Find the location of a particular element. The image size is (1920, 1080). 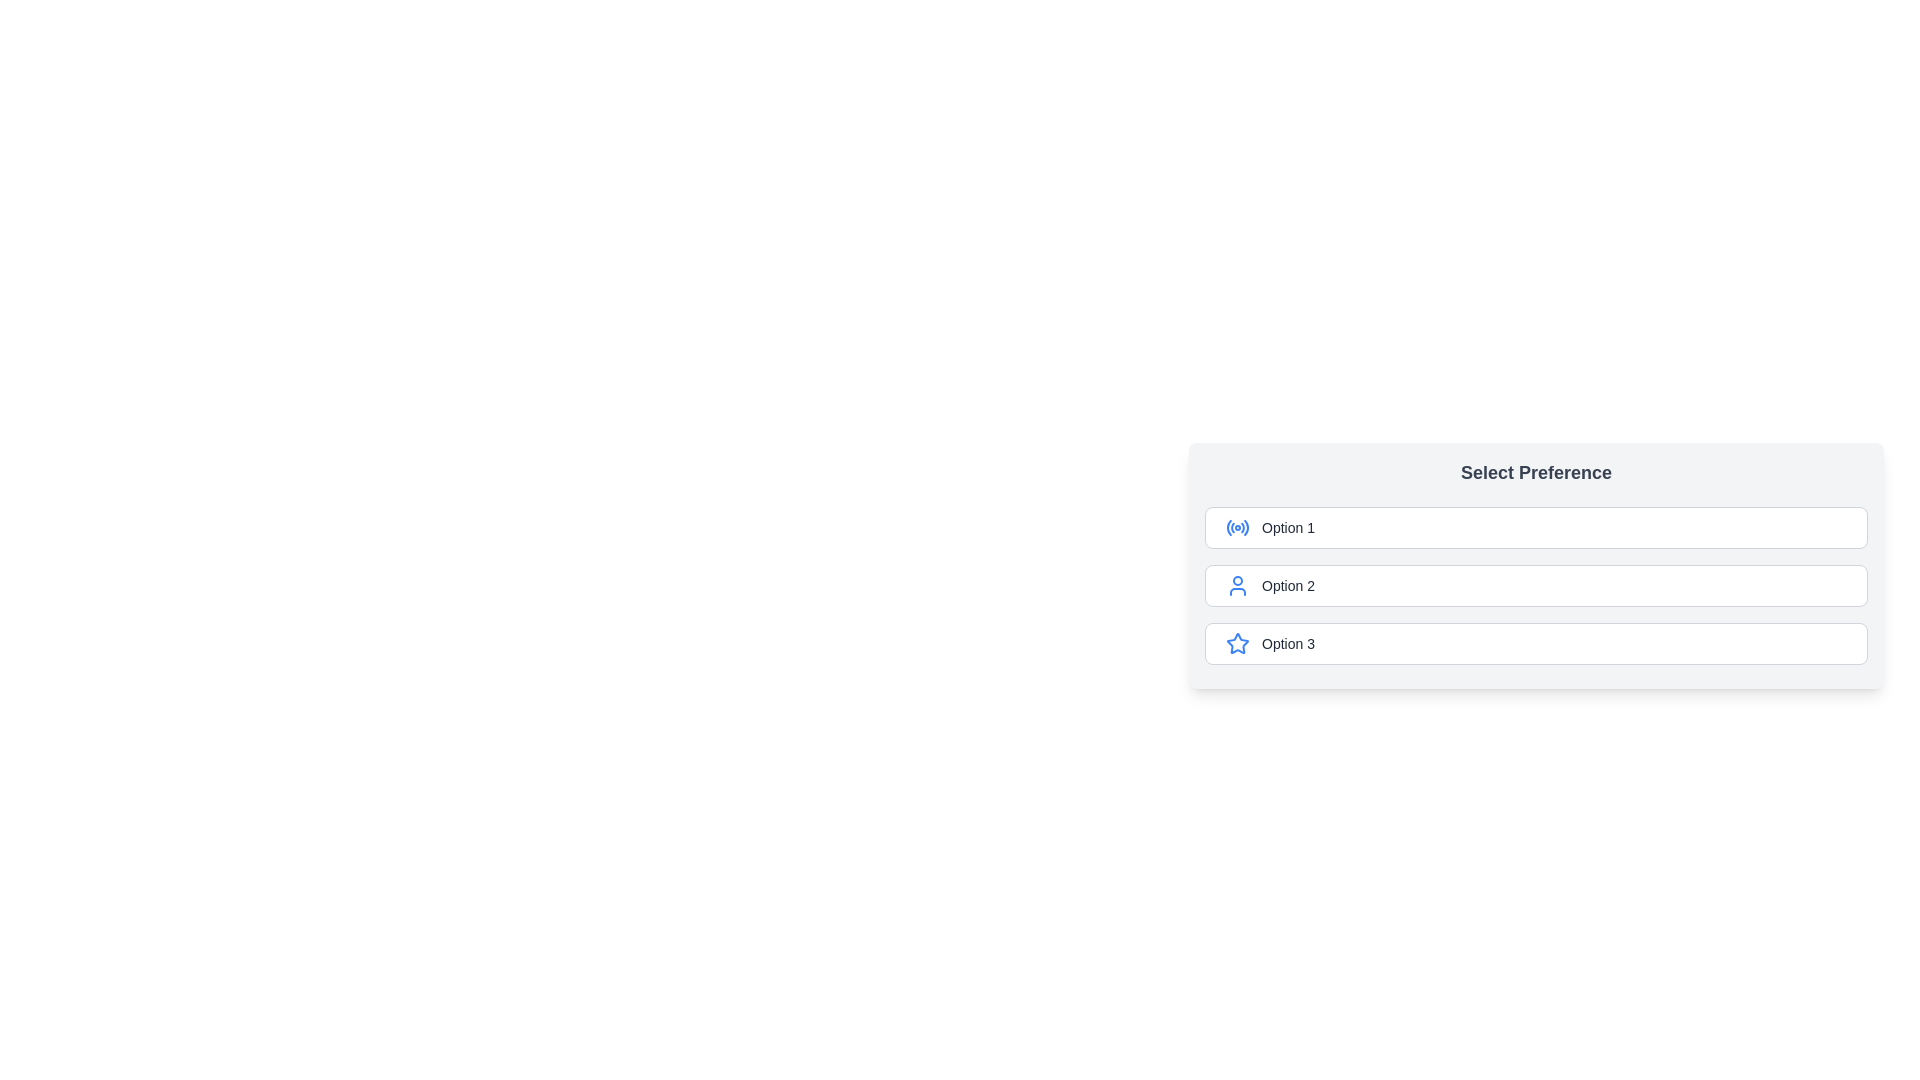

the bold and large heading text block reading 'Select Preference', which is styled in dark gray and positioned at the top of the preference selection section is located at coordinates (1535, 473).